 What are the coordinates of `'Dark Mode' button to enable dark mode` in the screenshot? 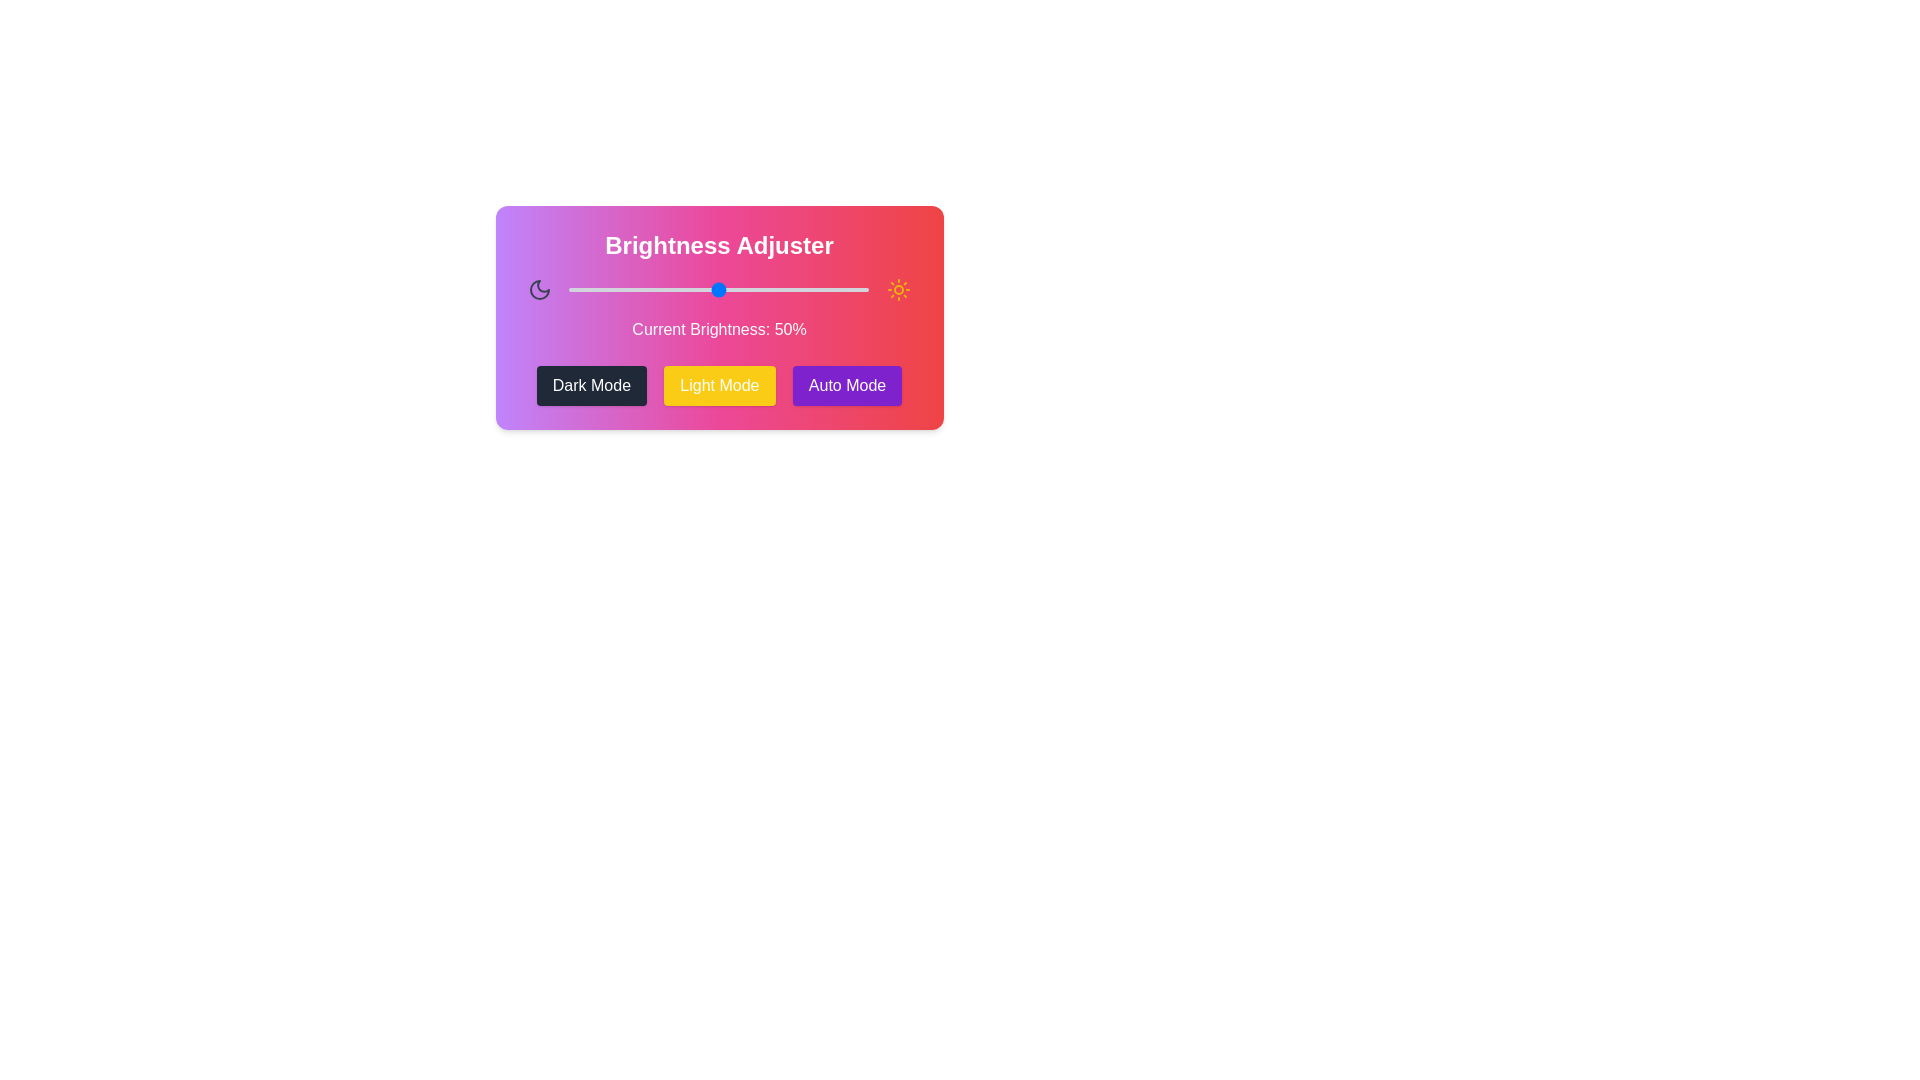 It's located at (590, 385).